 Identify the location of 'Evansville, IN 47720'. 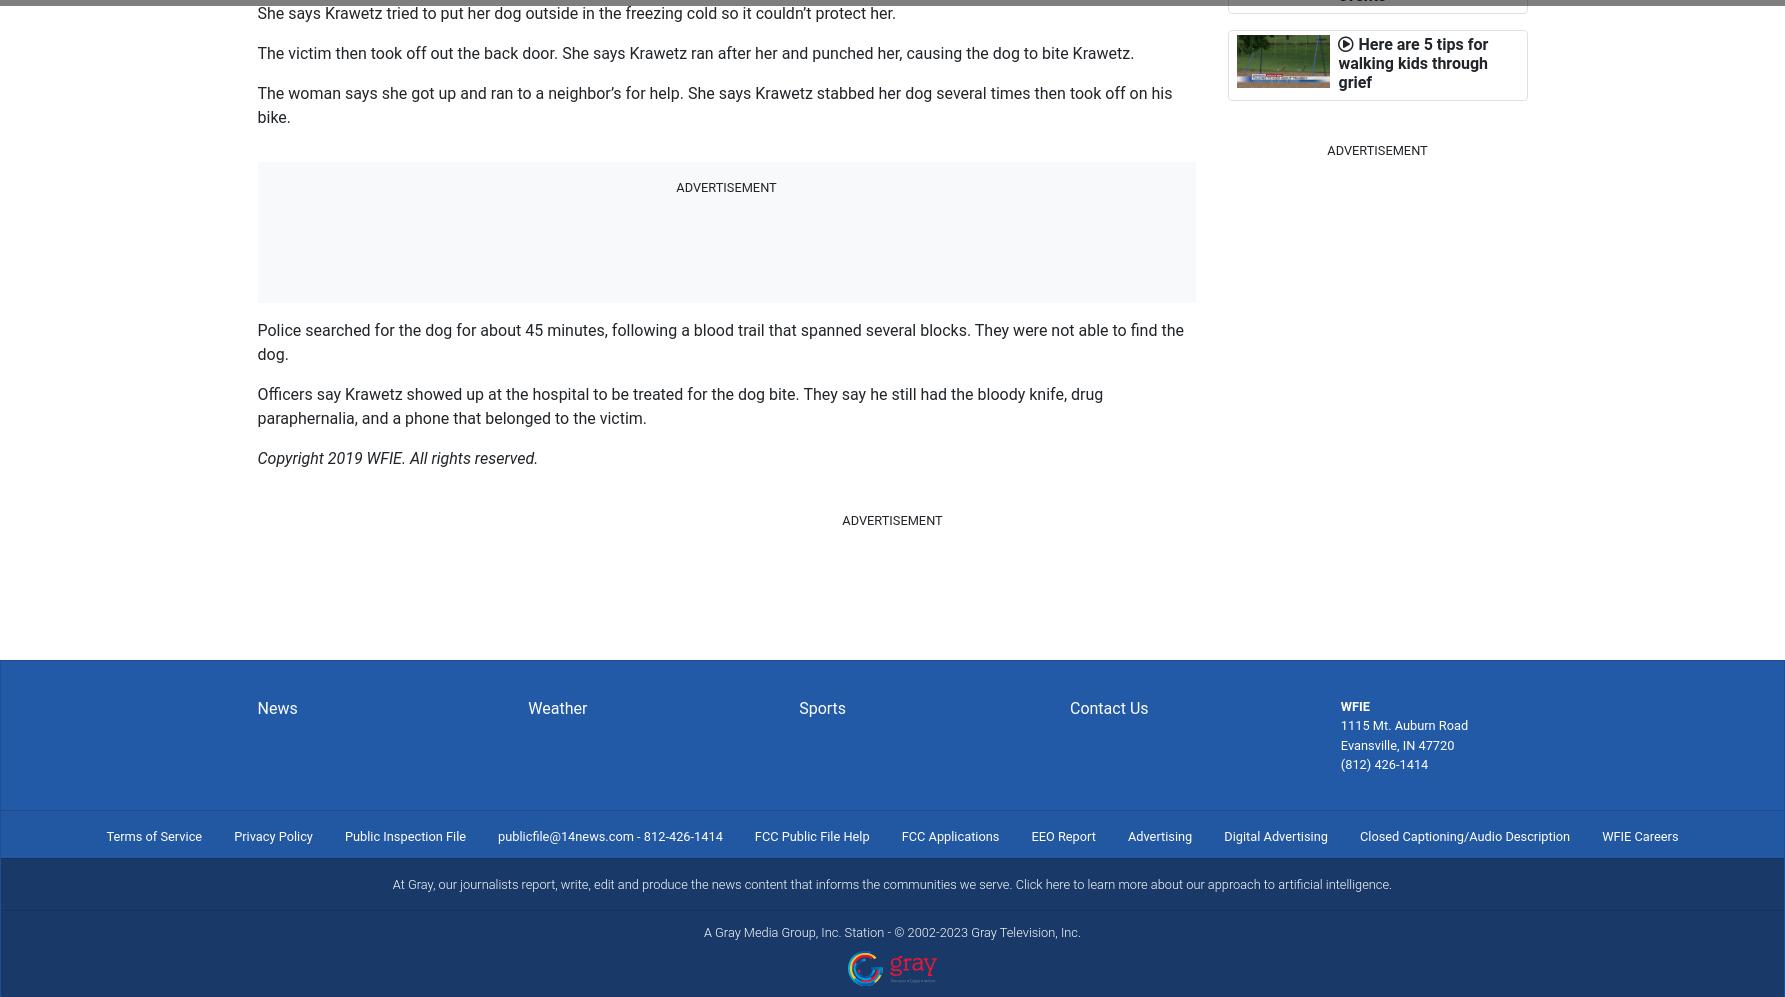
(1396, 744).